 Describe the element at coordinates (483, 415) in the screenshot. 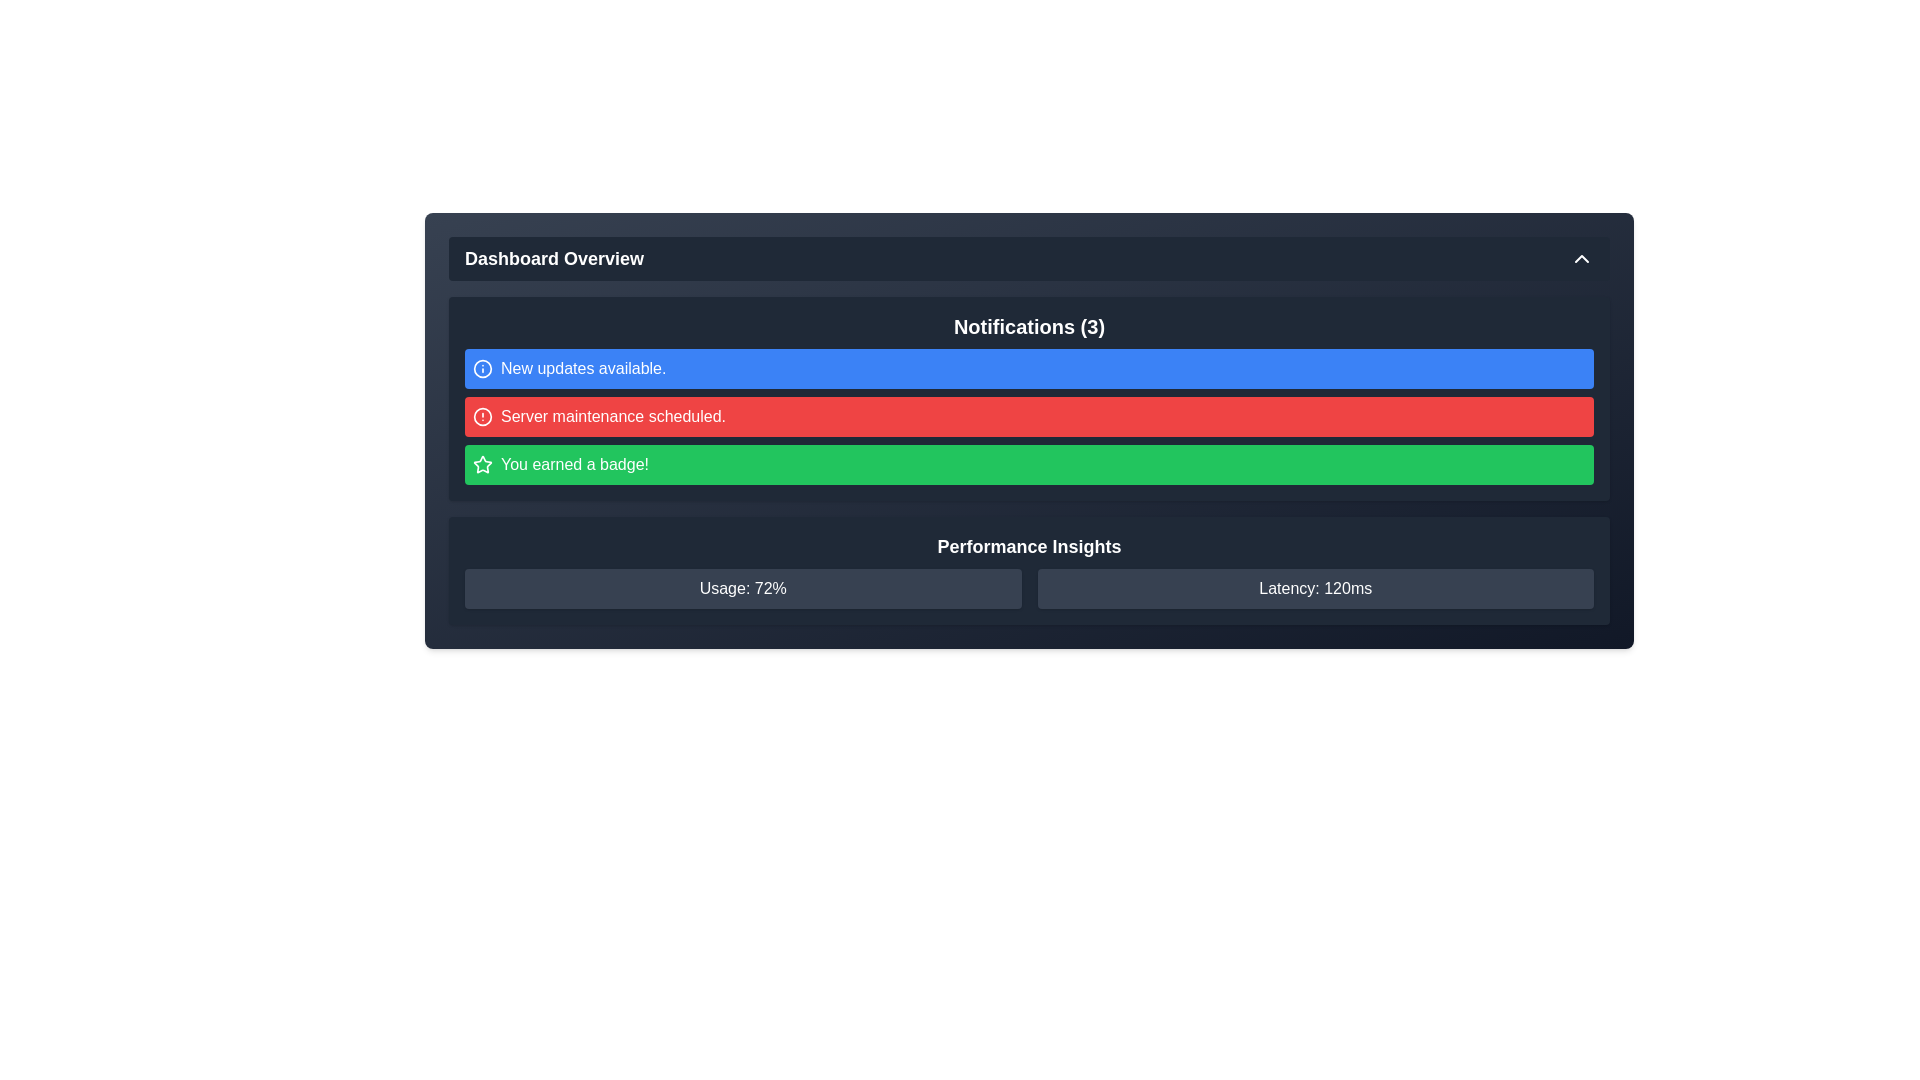

I see `the circular outline icon located to the left of the notification 'Server maintenance scheduled.' within the notification panel` at that location.